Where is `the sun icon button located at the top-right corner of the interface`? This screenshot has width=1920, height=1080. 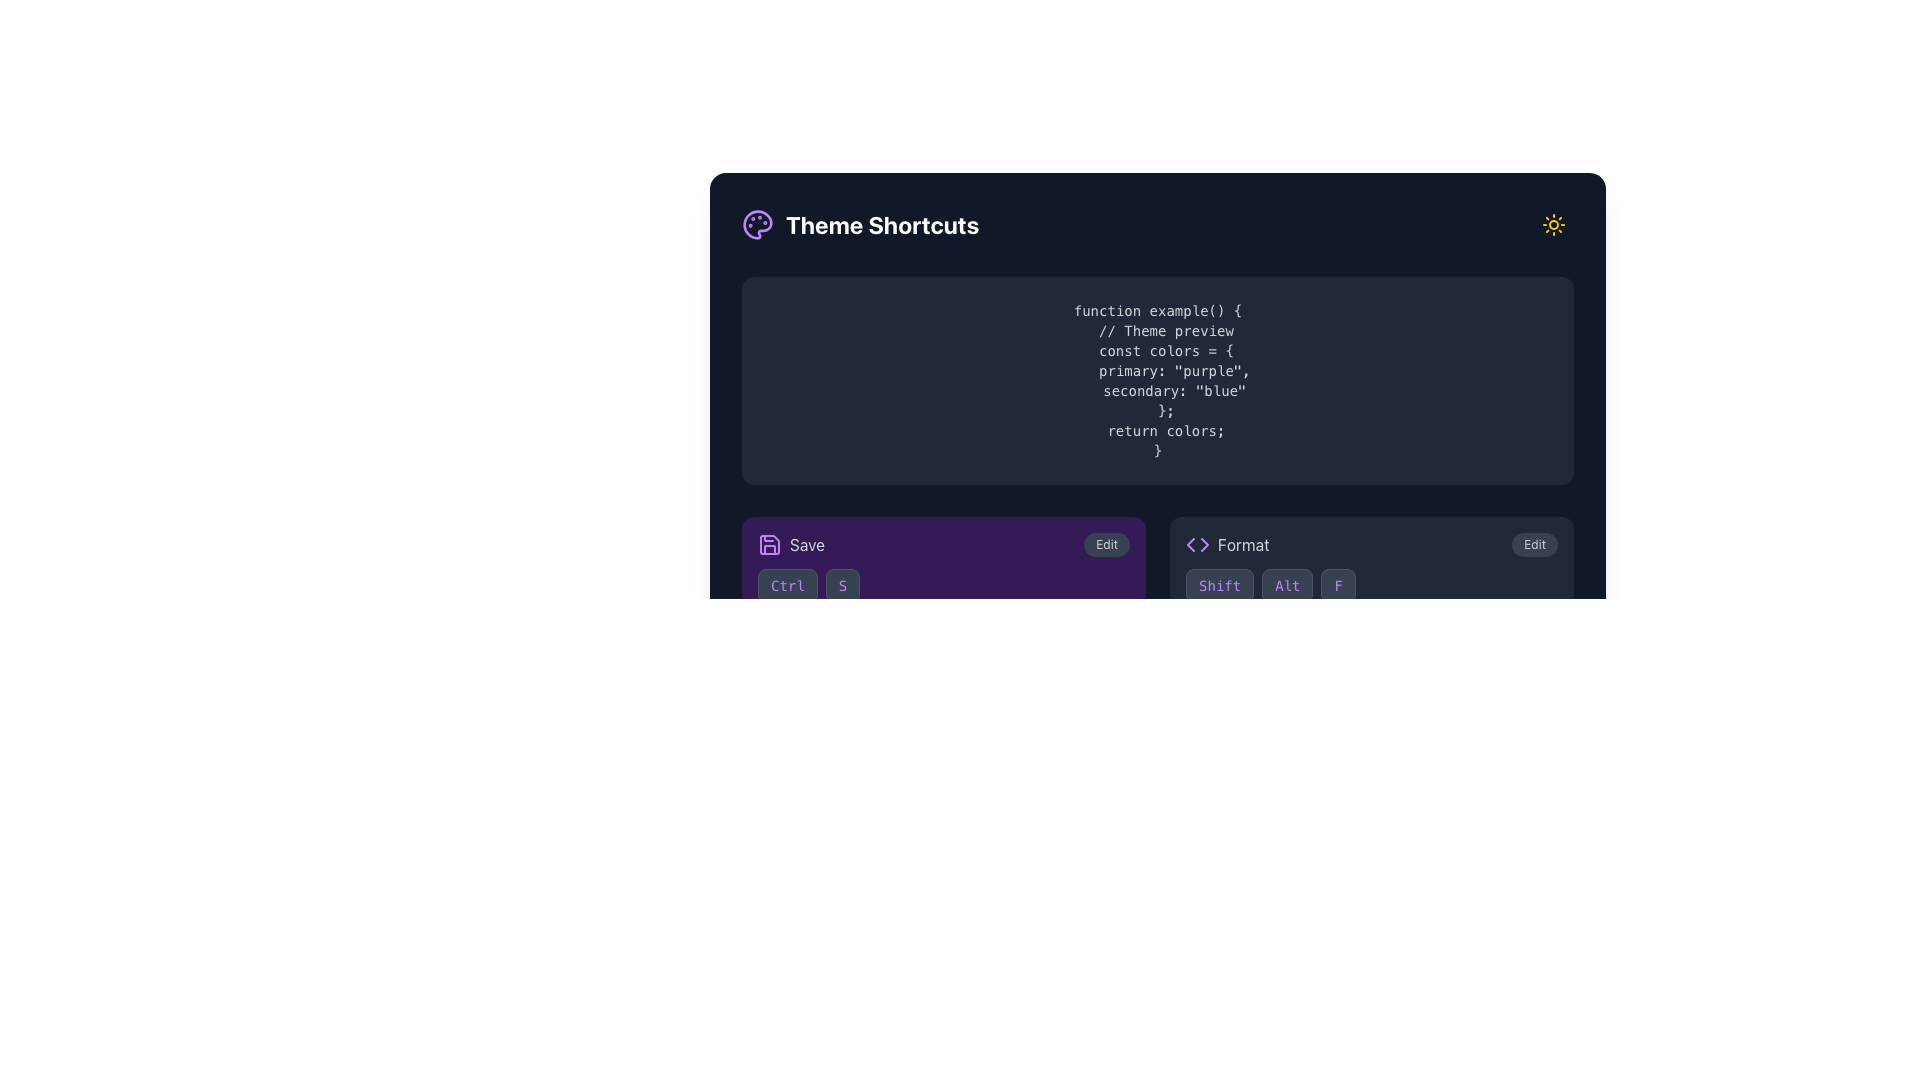
the sun icon button located at the top-right corner of the interface is located at coordinates (1553, 224).